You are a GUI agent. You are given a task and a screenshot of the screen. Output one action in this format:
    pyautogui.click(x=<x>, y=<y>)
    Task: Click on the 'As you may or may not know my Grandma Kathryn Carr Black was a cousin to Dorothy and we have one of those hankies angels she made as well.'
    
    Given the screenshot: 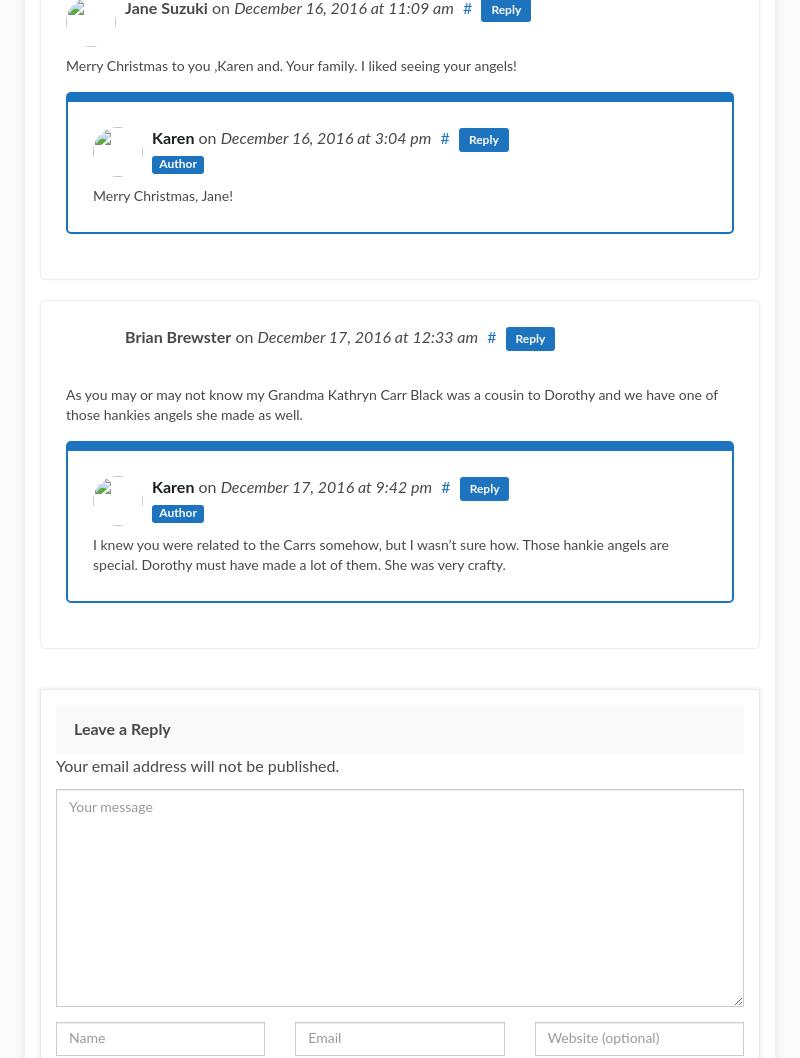 What is the action you would take?
    pyautogui.click(x=390, y=405)
    